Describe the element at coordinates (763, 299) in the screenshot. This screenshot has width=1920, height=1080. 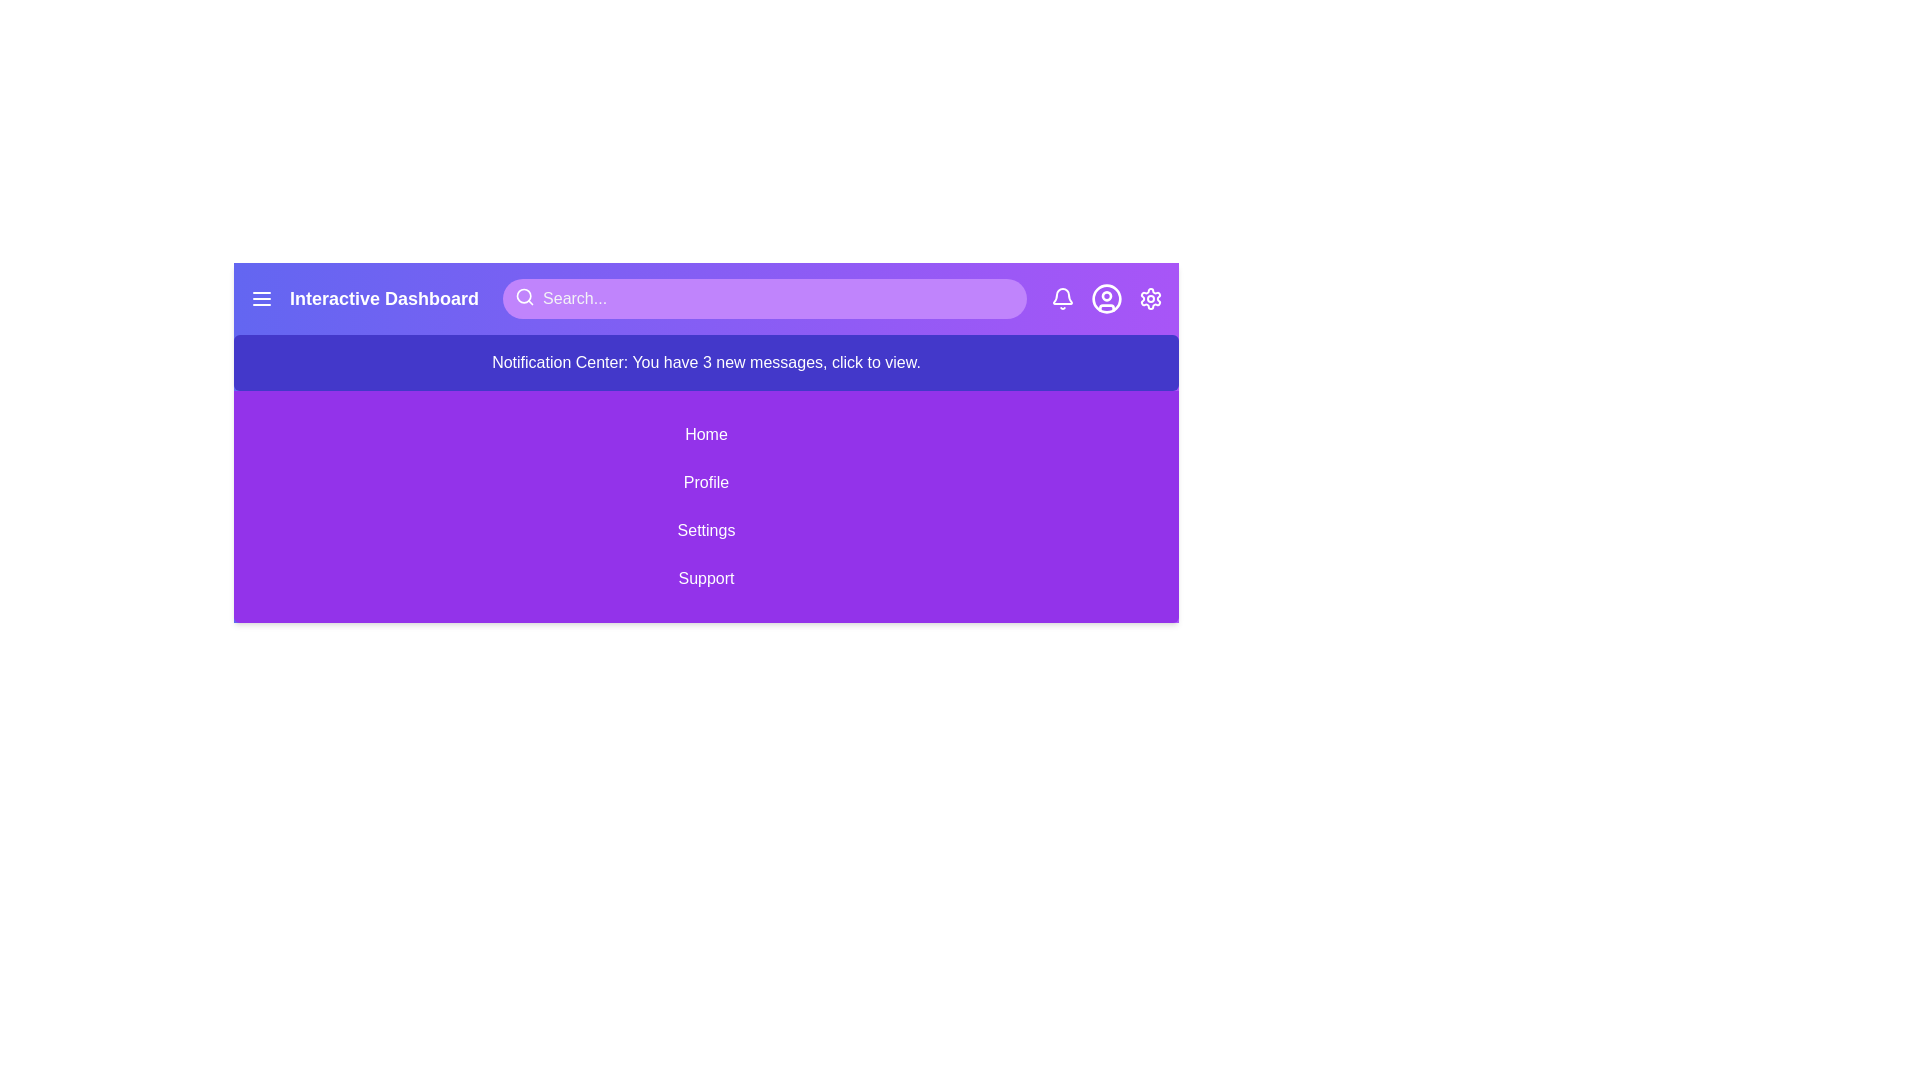
I see `the search bar and type 'example query'` at that location.